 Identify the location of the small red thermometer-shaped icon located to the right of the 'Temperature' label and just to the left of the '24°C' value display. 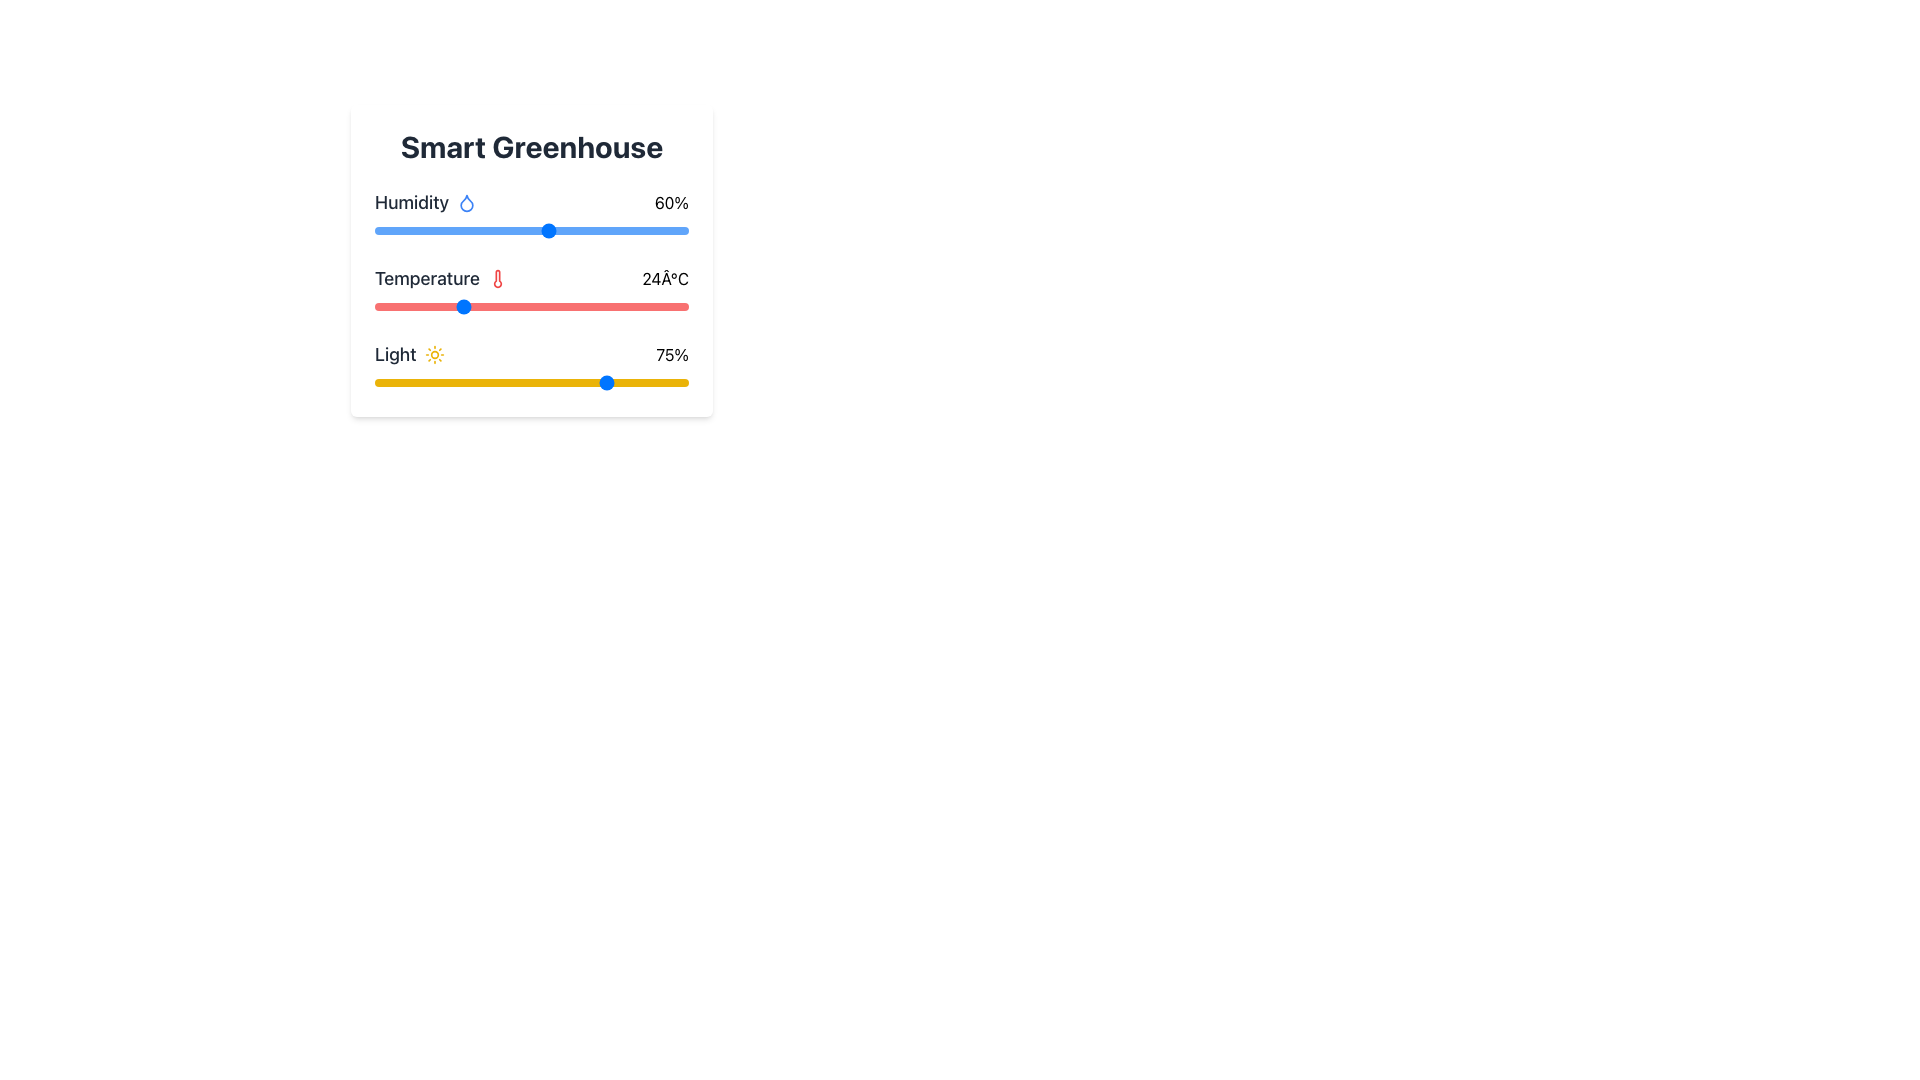
(497, 278).